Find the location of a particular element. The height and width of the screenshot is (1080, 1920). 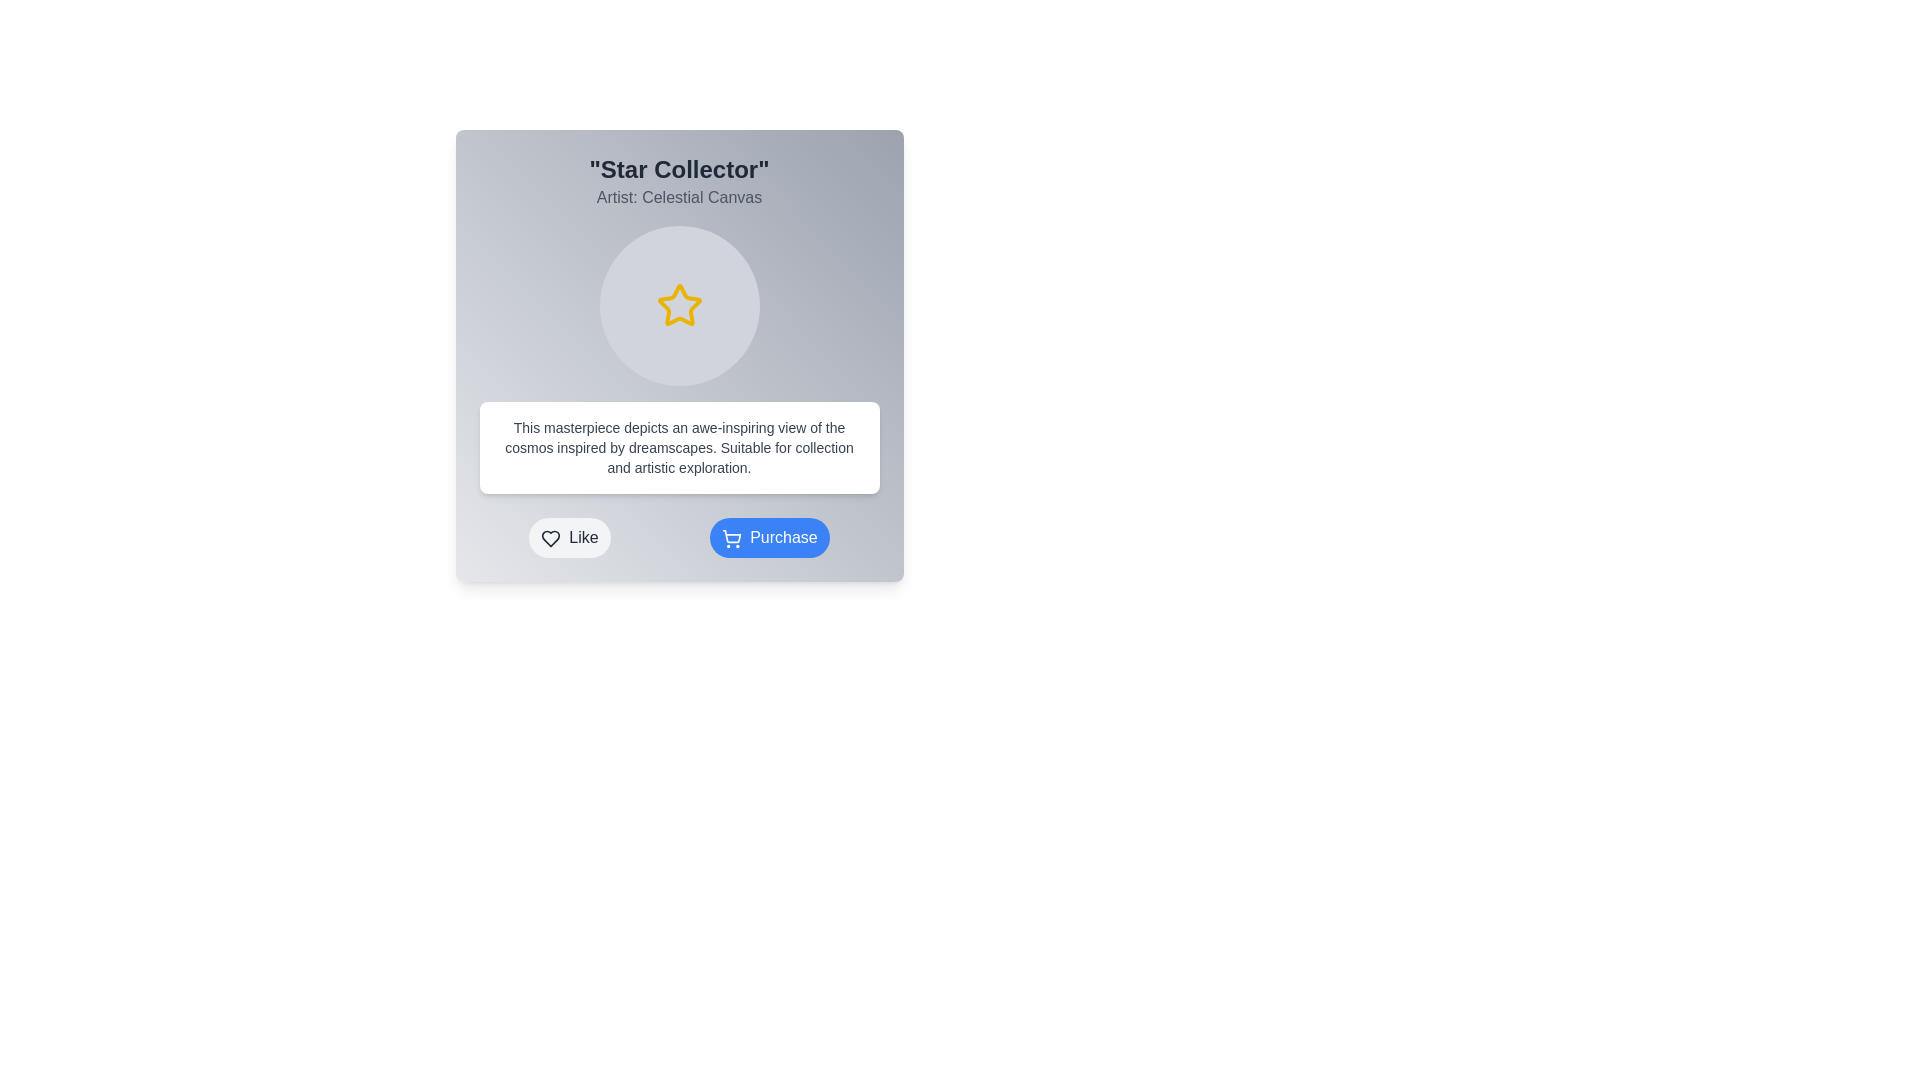

the shopping cart icon that visually denotes the purchase action, located to the left of the 'Purchase' button label is located at coordinates (731, 537).